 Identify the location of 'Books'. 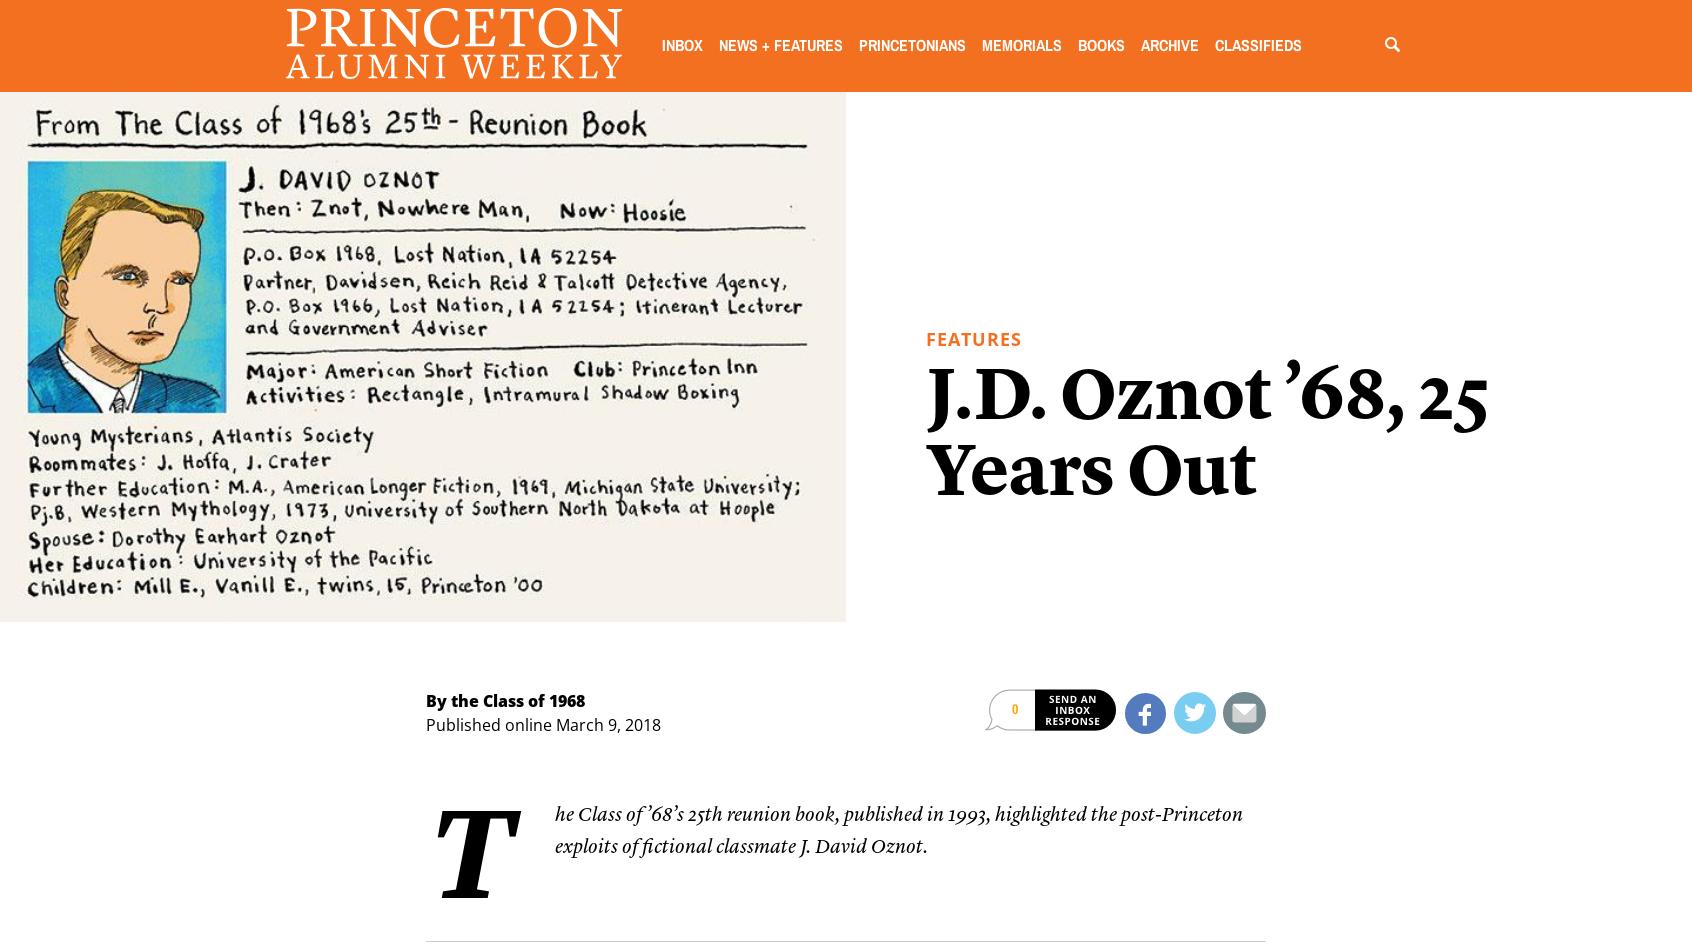
(1100, 45).